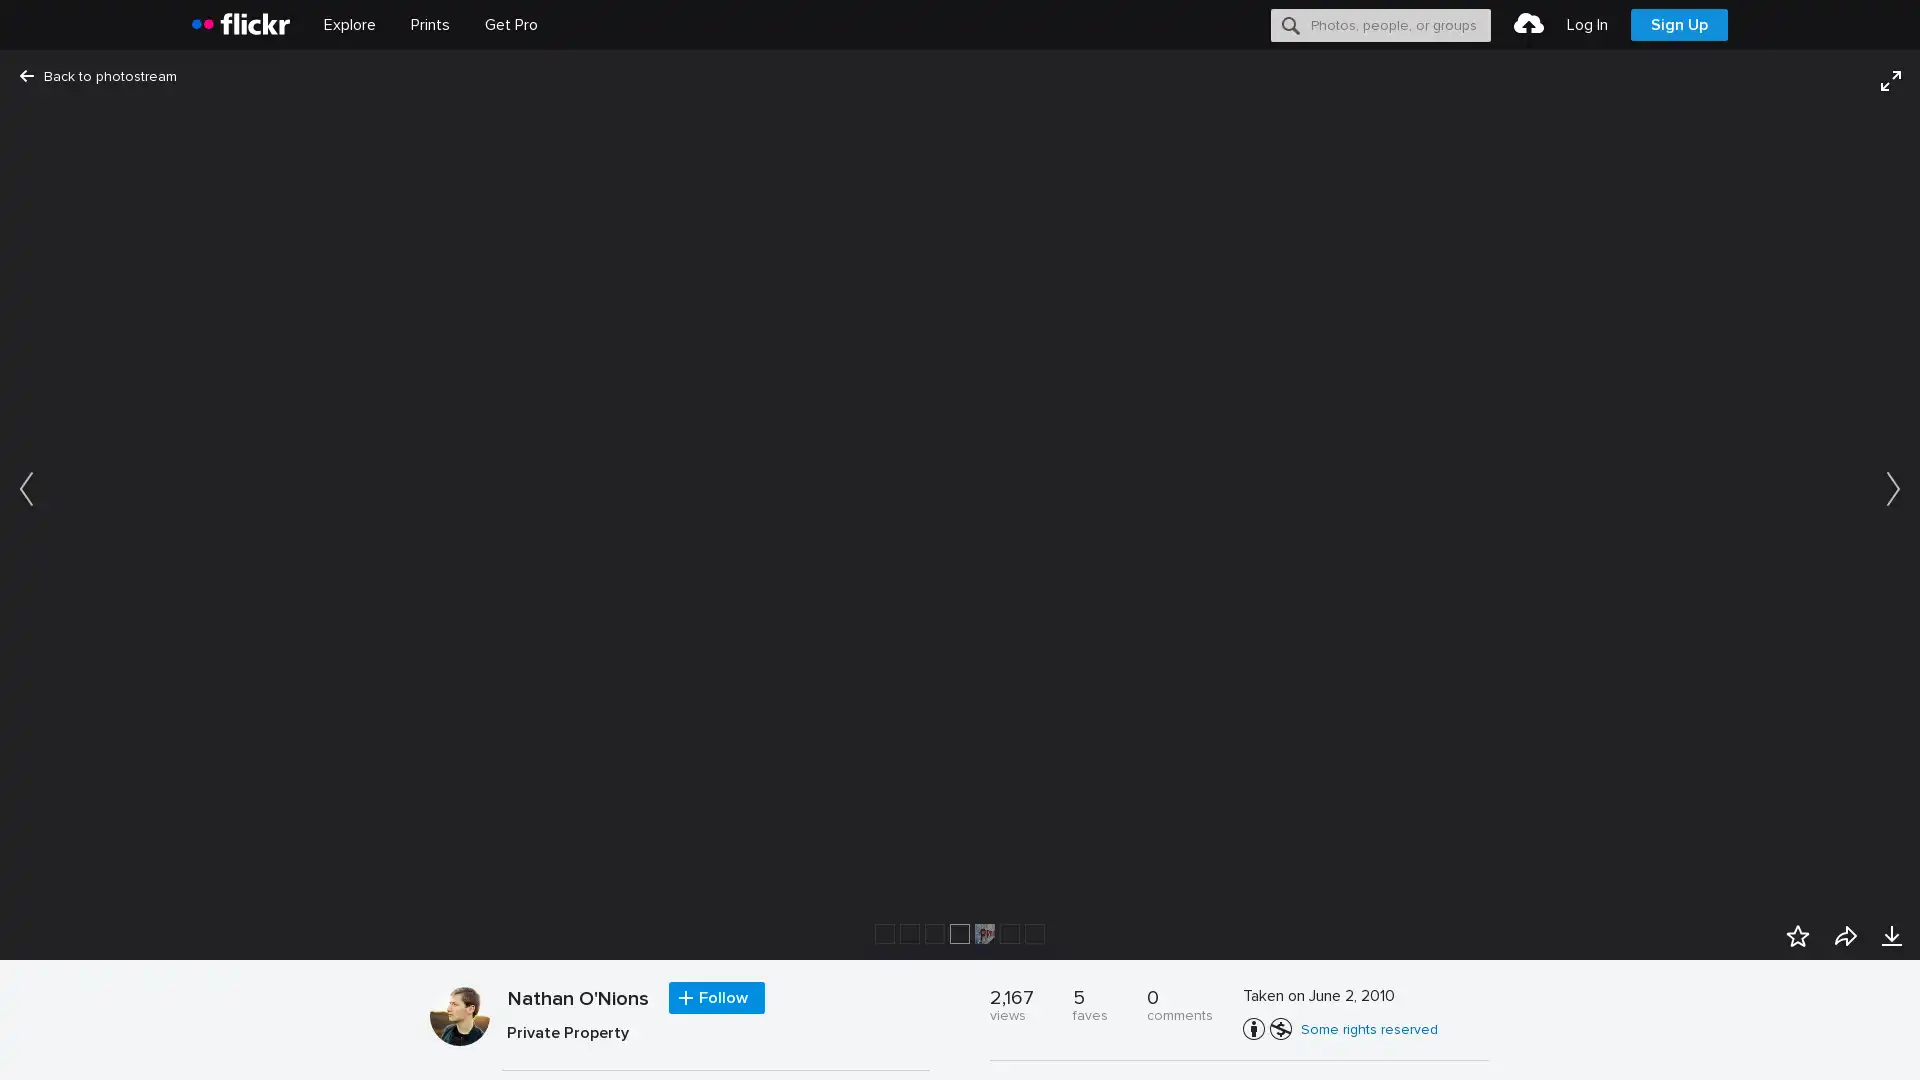 This screenshot has width=1920, height=1080. What do you see at coordinates (1291, 24) in the screenshot?
I see `Search` at bounding box center [1291, 24].